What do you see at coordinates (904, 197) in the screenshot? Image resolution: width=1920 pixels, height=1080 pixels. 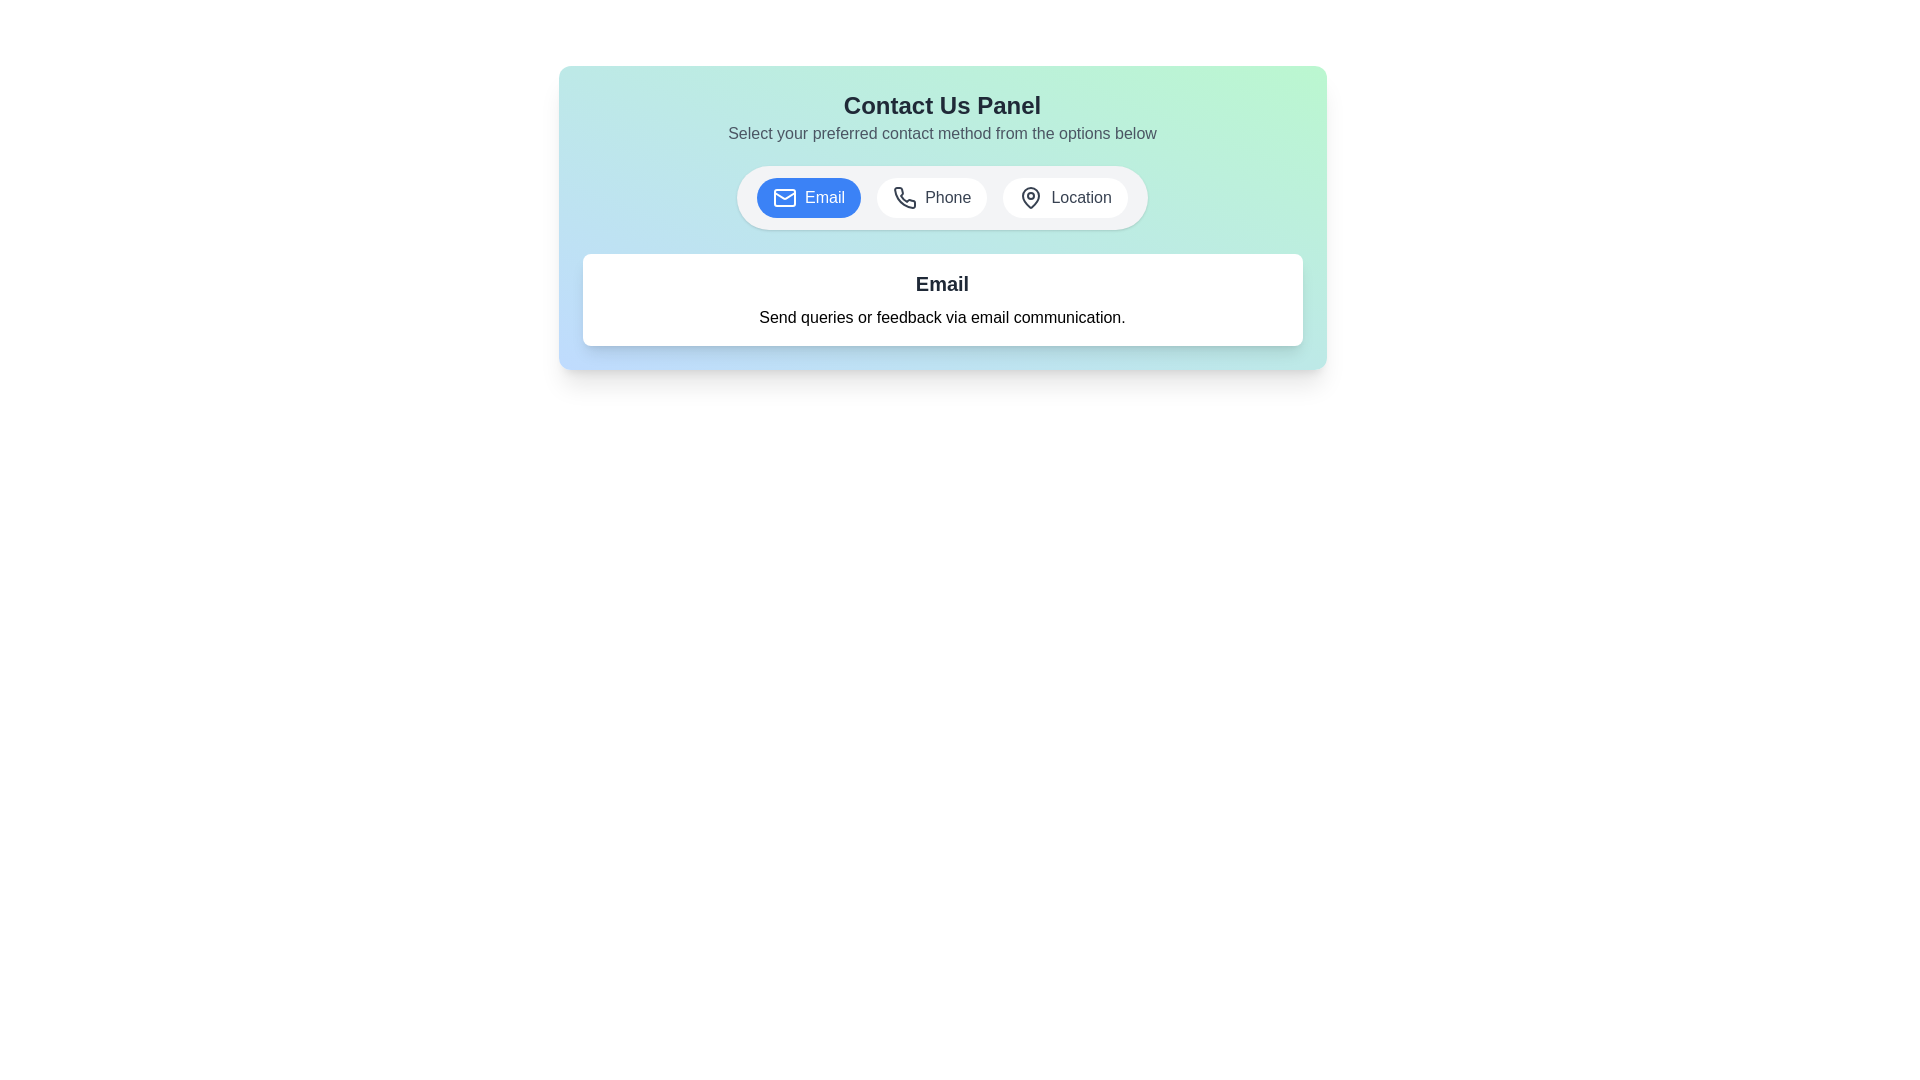 I see `the phone icon, which represents the call functionality and is located in the middle of the options labeled 'Email', 'Phone', and 'Location'` at bounding box center [904, 197].